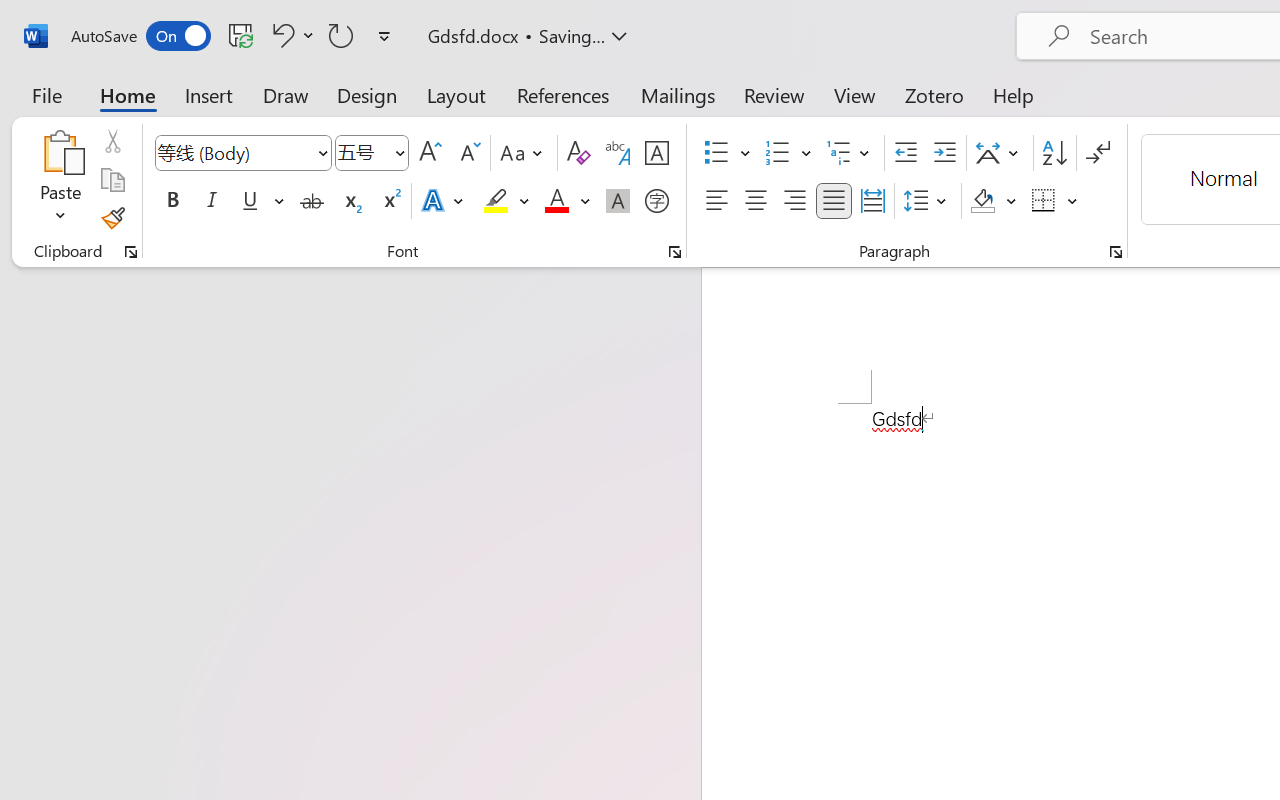 The image size is (1280, 800). Describe the element at coordinates (111, 179) in the screenshot. I see `'Copy'` at that location.